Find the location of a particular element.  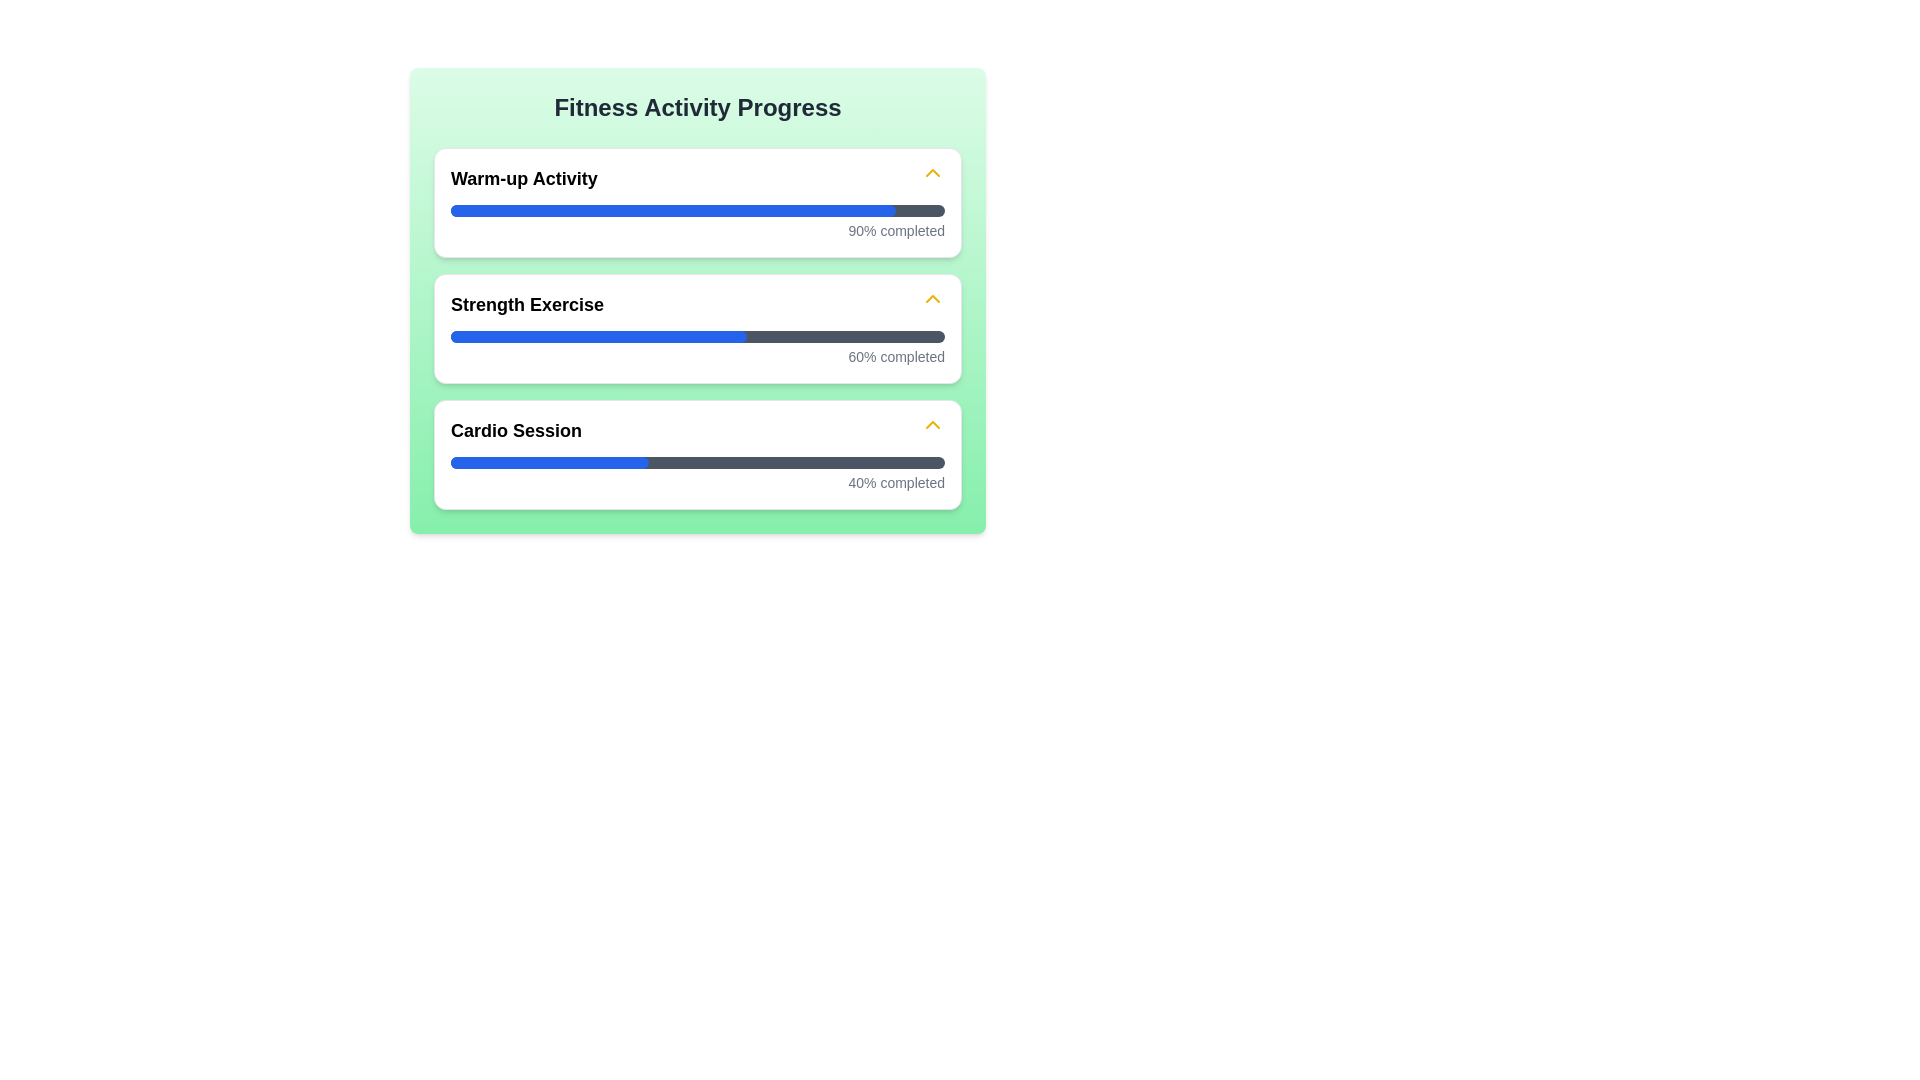

the progress bar indicating 60% completion of the 'Strength Exercise' activity is located at coordinates (697, 335).